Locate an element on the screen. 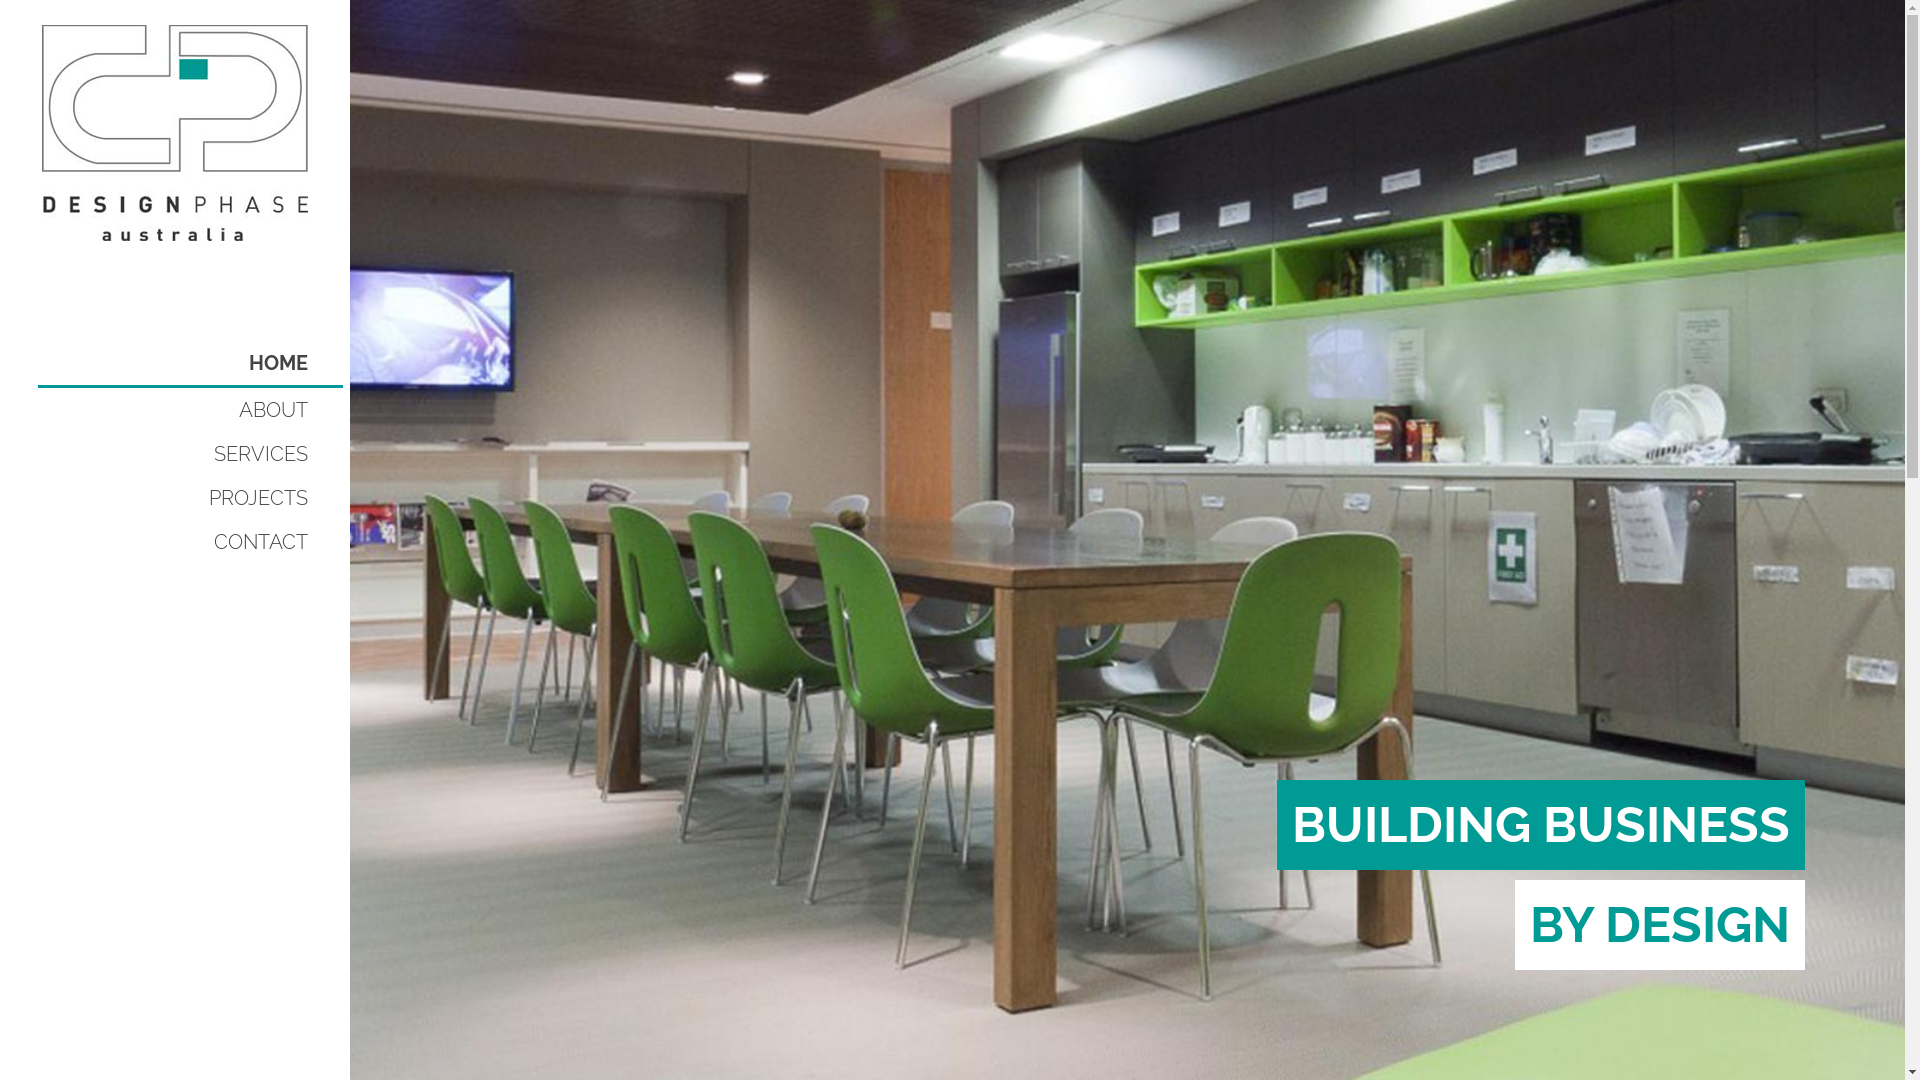 The width and height of the screenshot is (1920, 1080). 'HOME' is located at coordinates (190, 364).